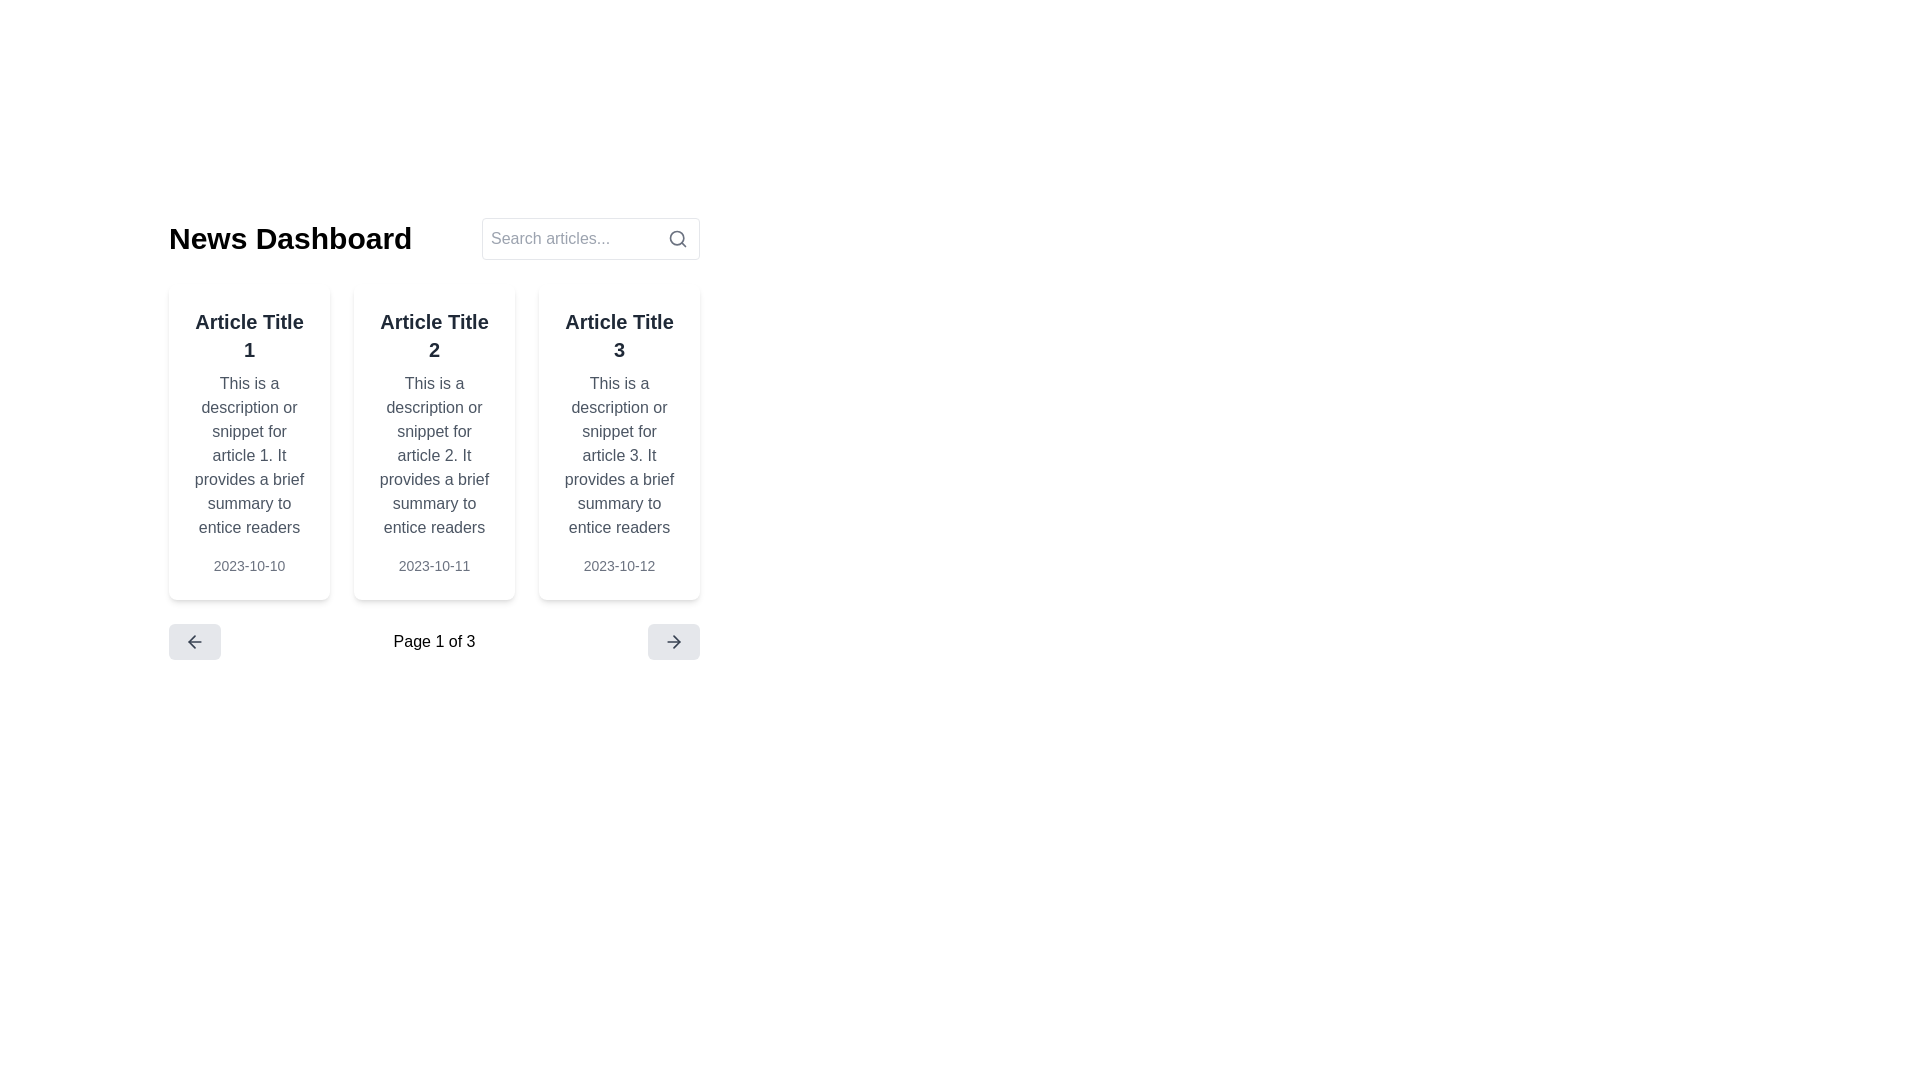  What do you see at coordinates (248, 455) in the screenshot?
I see `the text block displaying a summary description of 'Article Title 1' in dark-gray font color on a white background, located in the middle section of the first article card` at bounding box center [248, 455].